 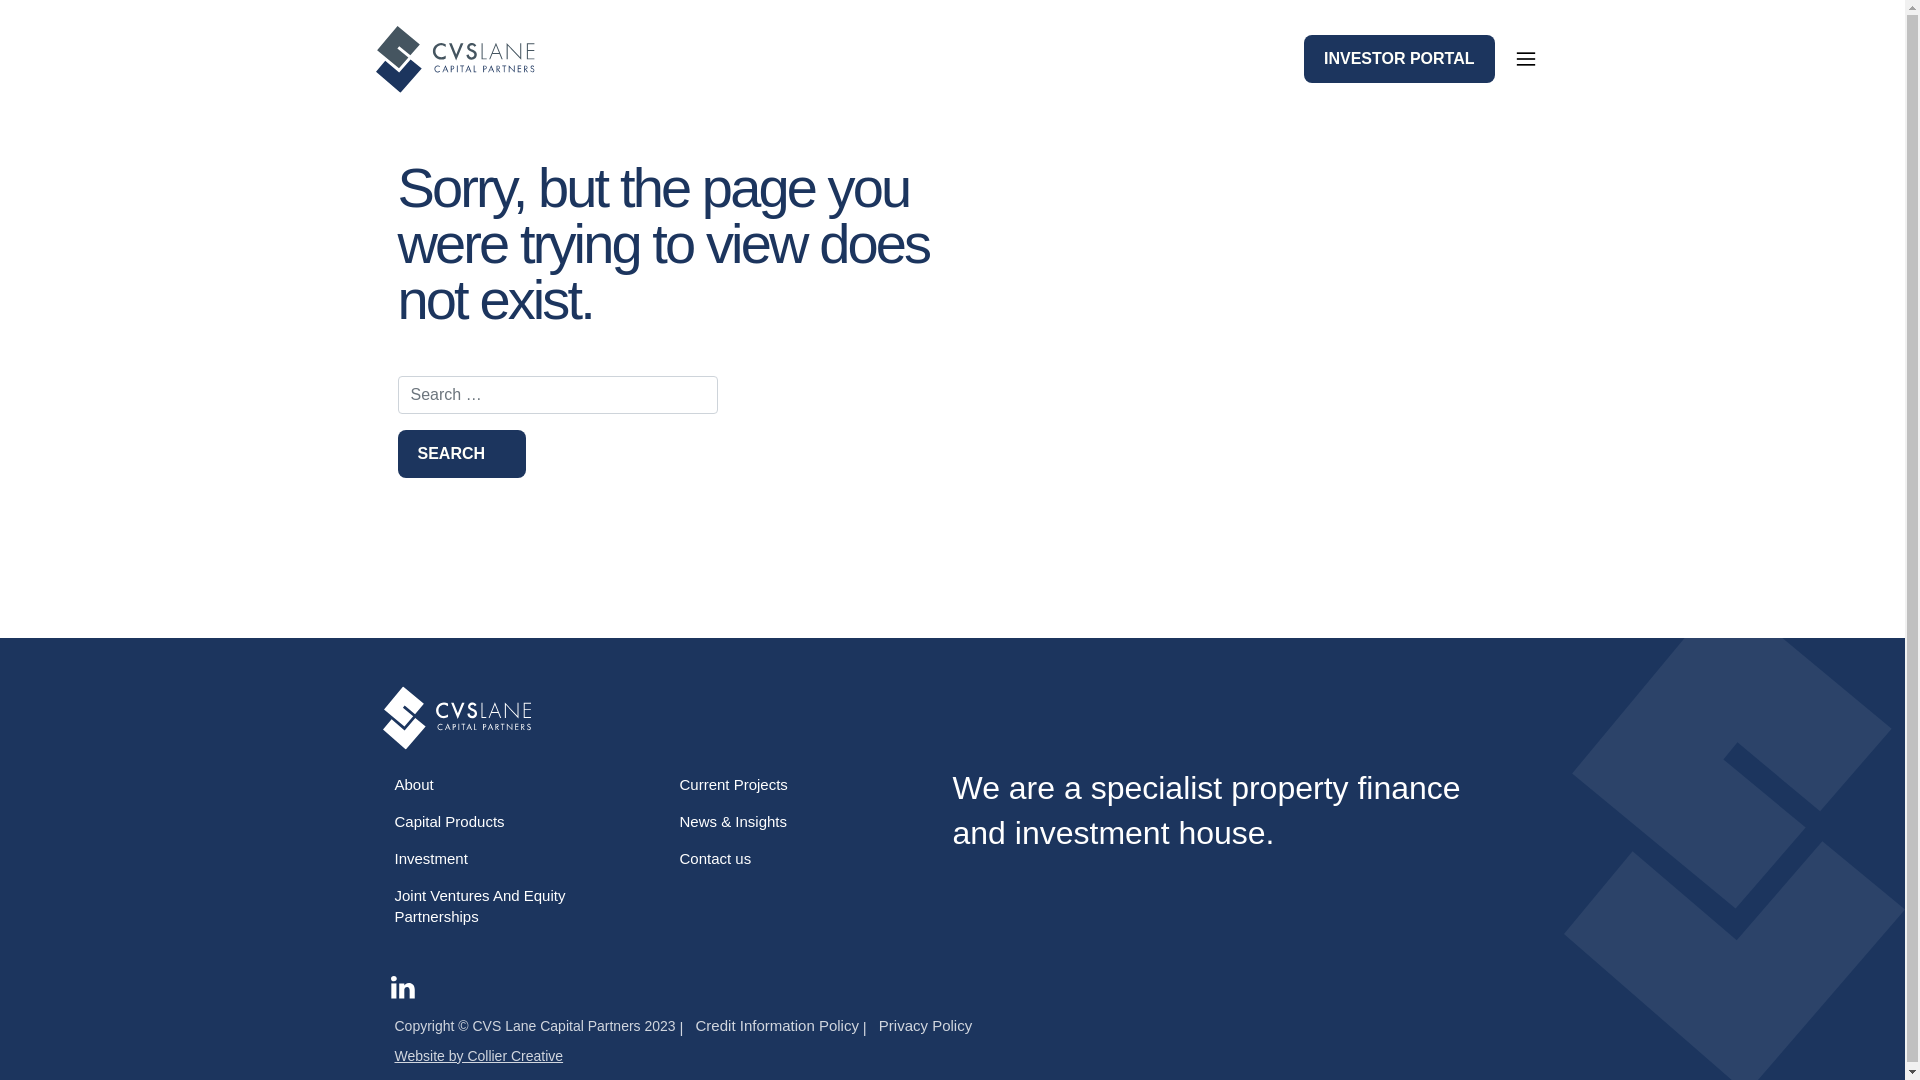 I want to click on 'INVESTOR PORTAL', so click(x=1398, y=57).